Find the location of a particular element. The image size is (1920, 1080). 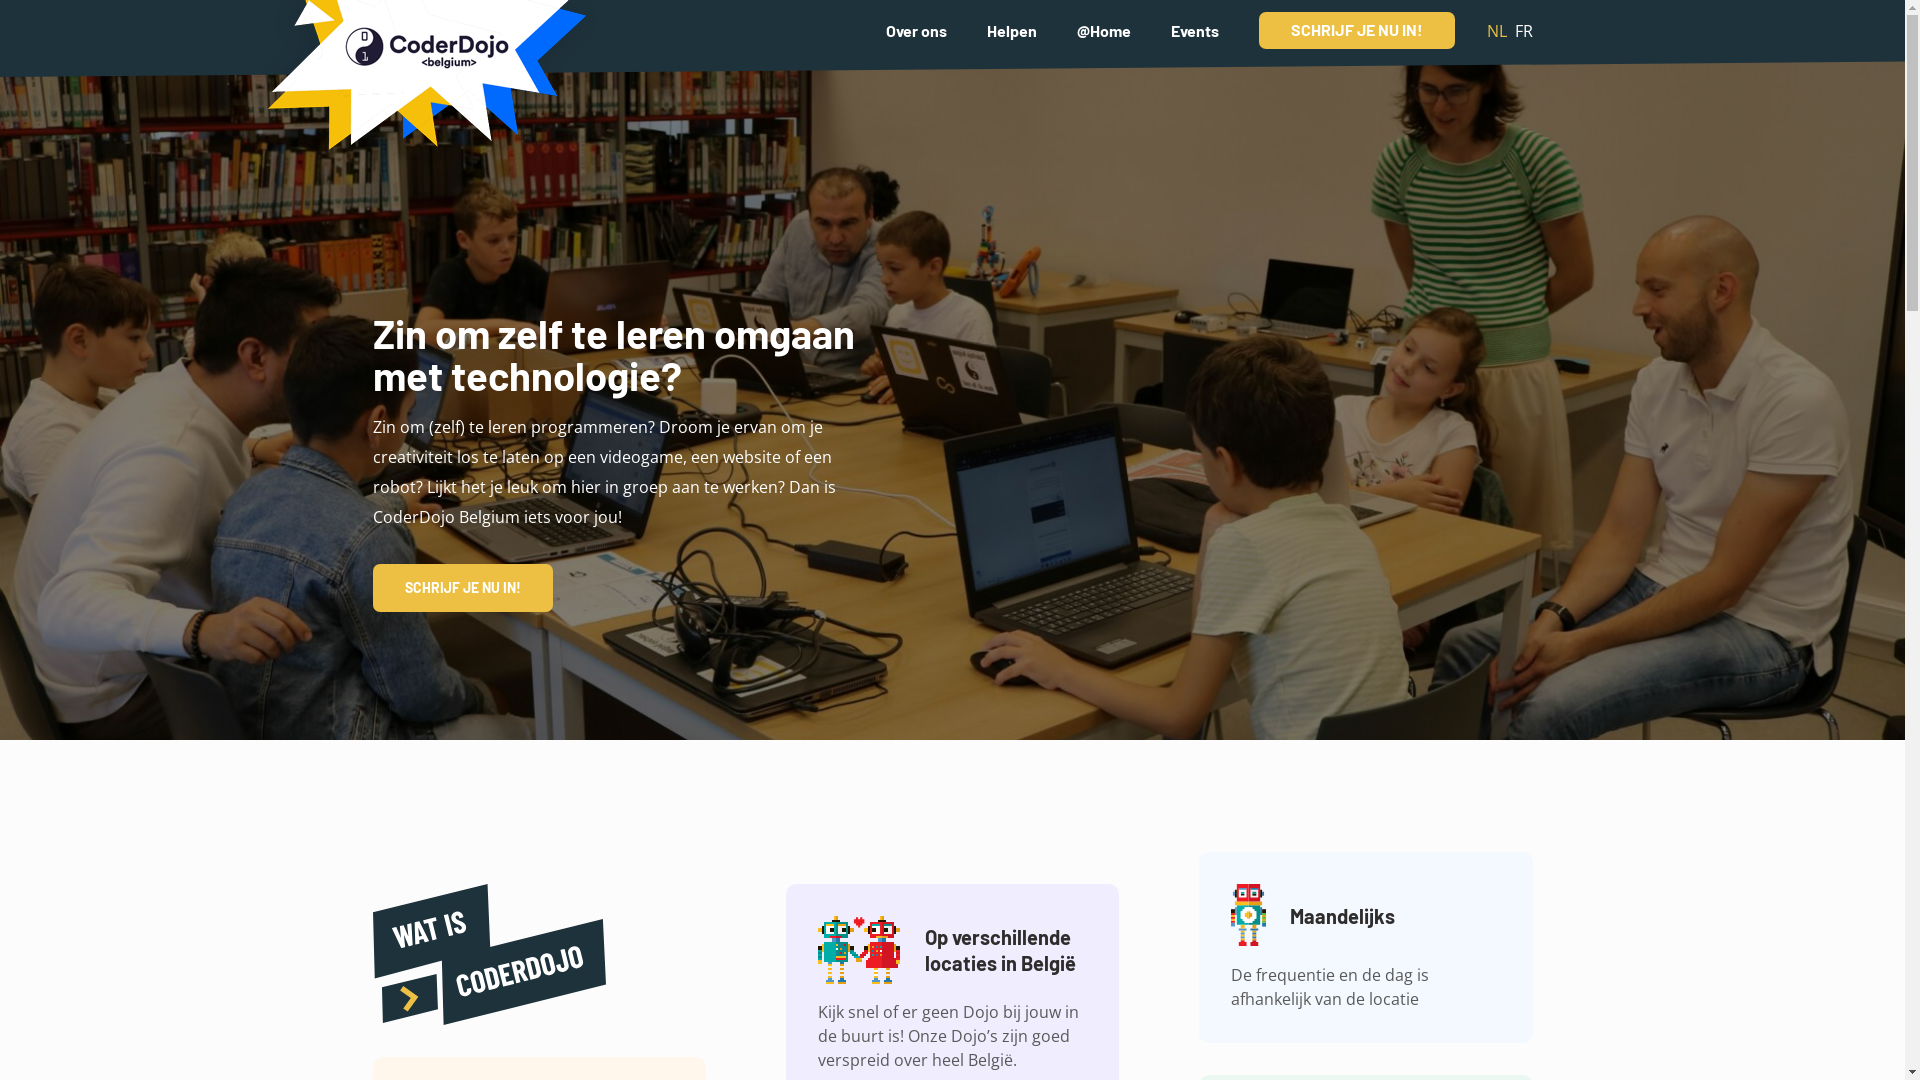

'SCHRIJF JE NU IN!' is located at coordinates (460, 586).